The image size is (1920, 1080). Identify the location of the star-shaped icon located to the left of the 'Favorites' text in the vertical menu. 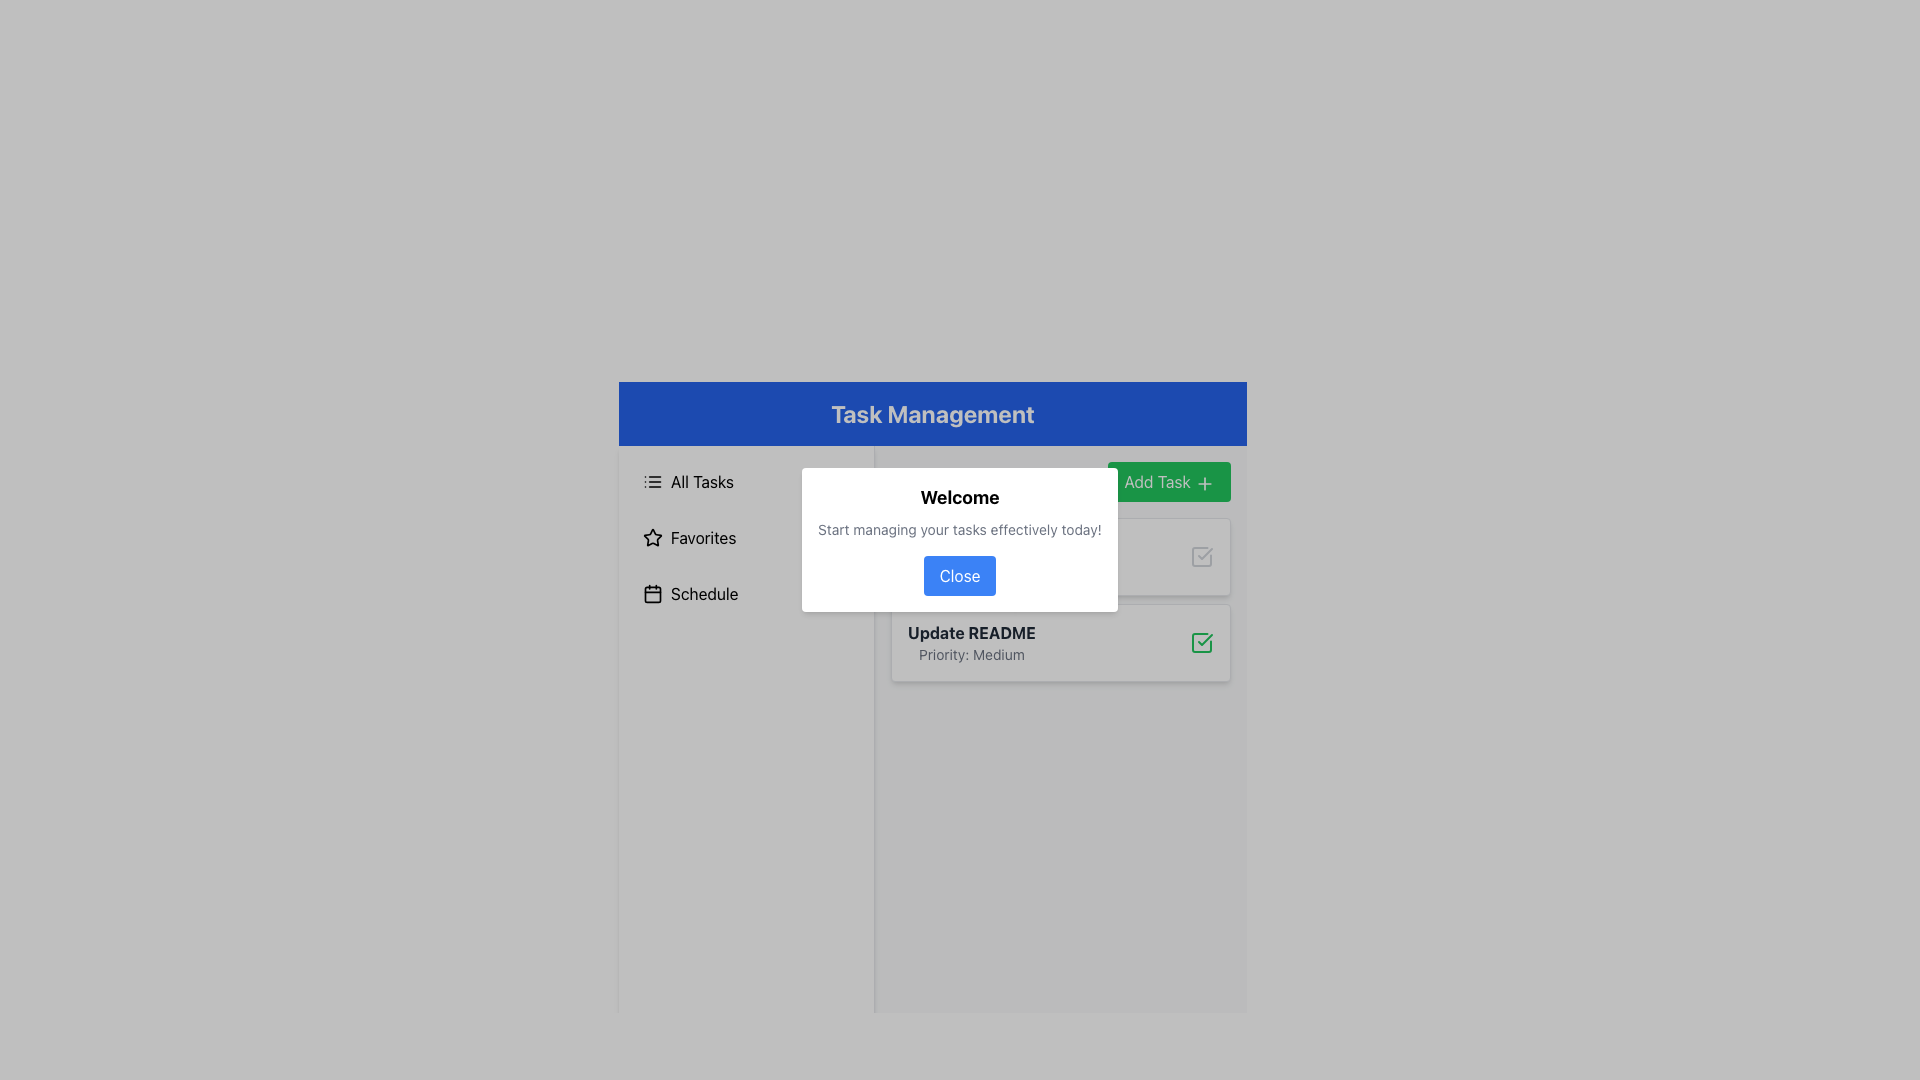
(652, 536).